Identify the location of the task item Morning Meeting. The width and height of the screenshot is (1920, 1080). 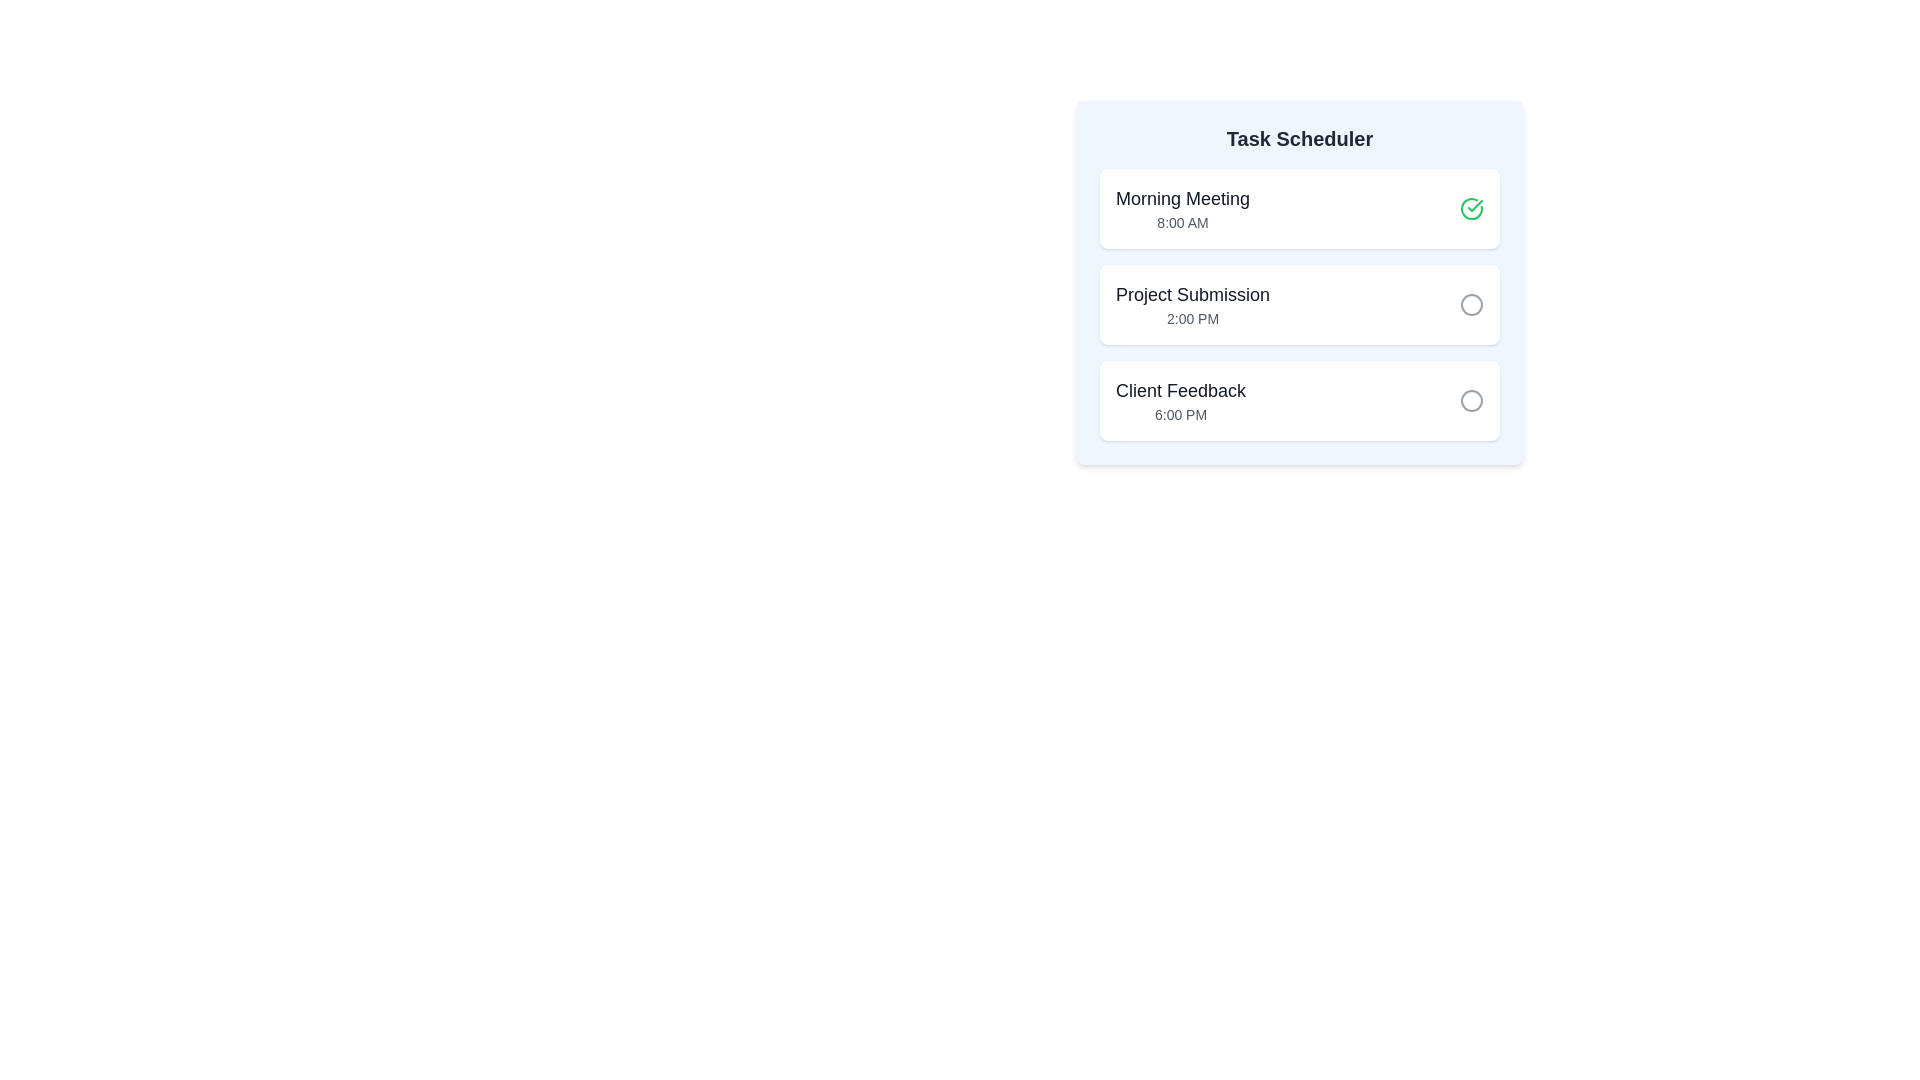
(1300, 208).